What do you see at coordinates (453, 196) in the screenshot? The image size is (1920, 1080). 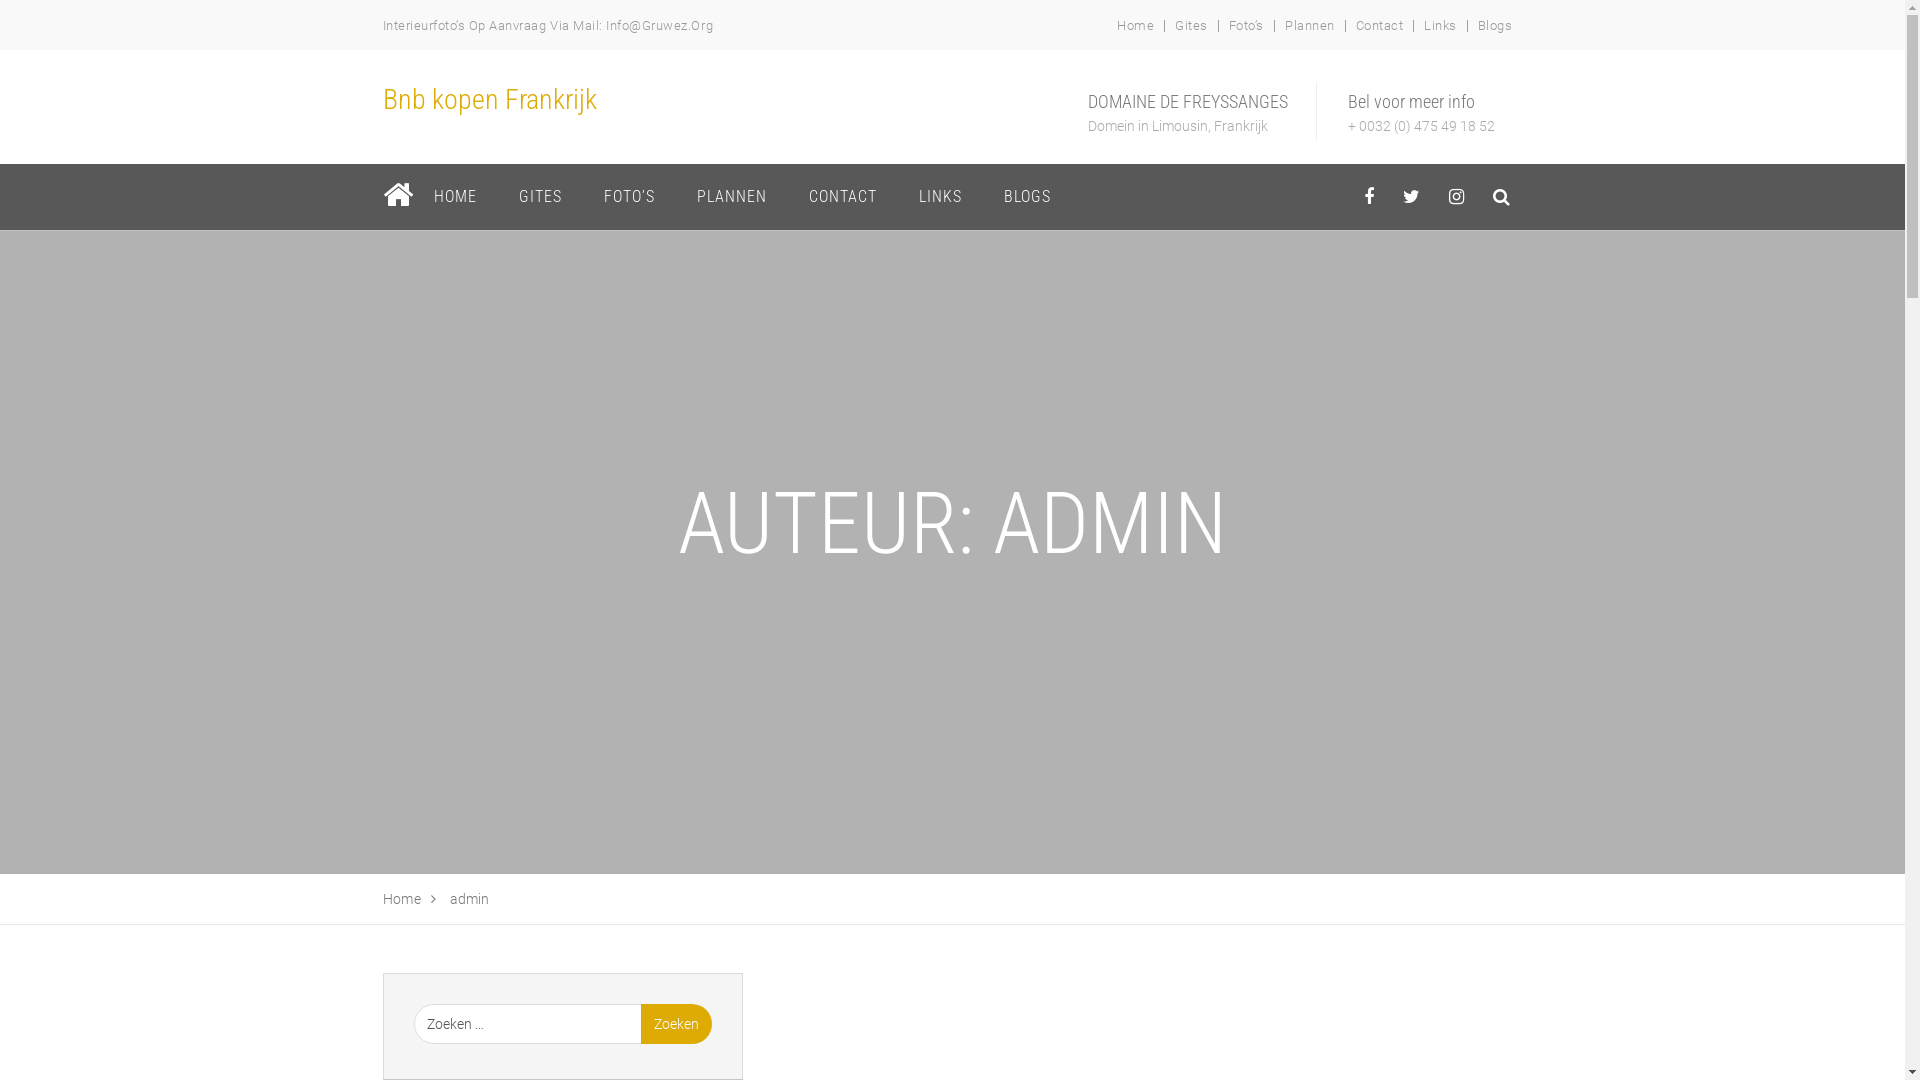 I see `'HOME'` at bounding box center [453, 196].